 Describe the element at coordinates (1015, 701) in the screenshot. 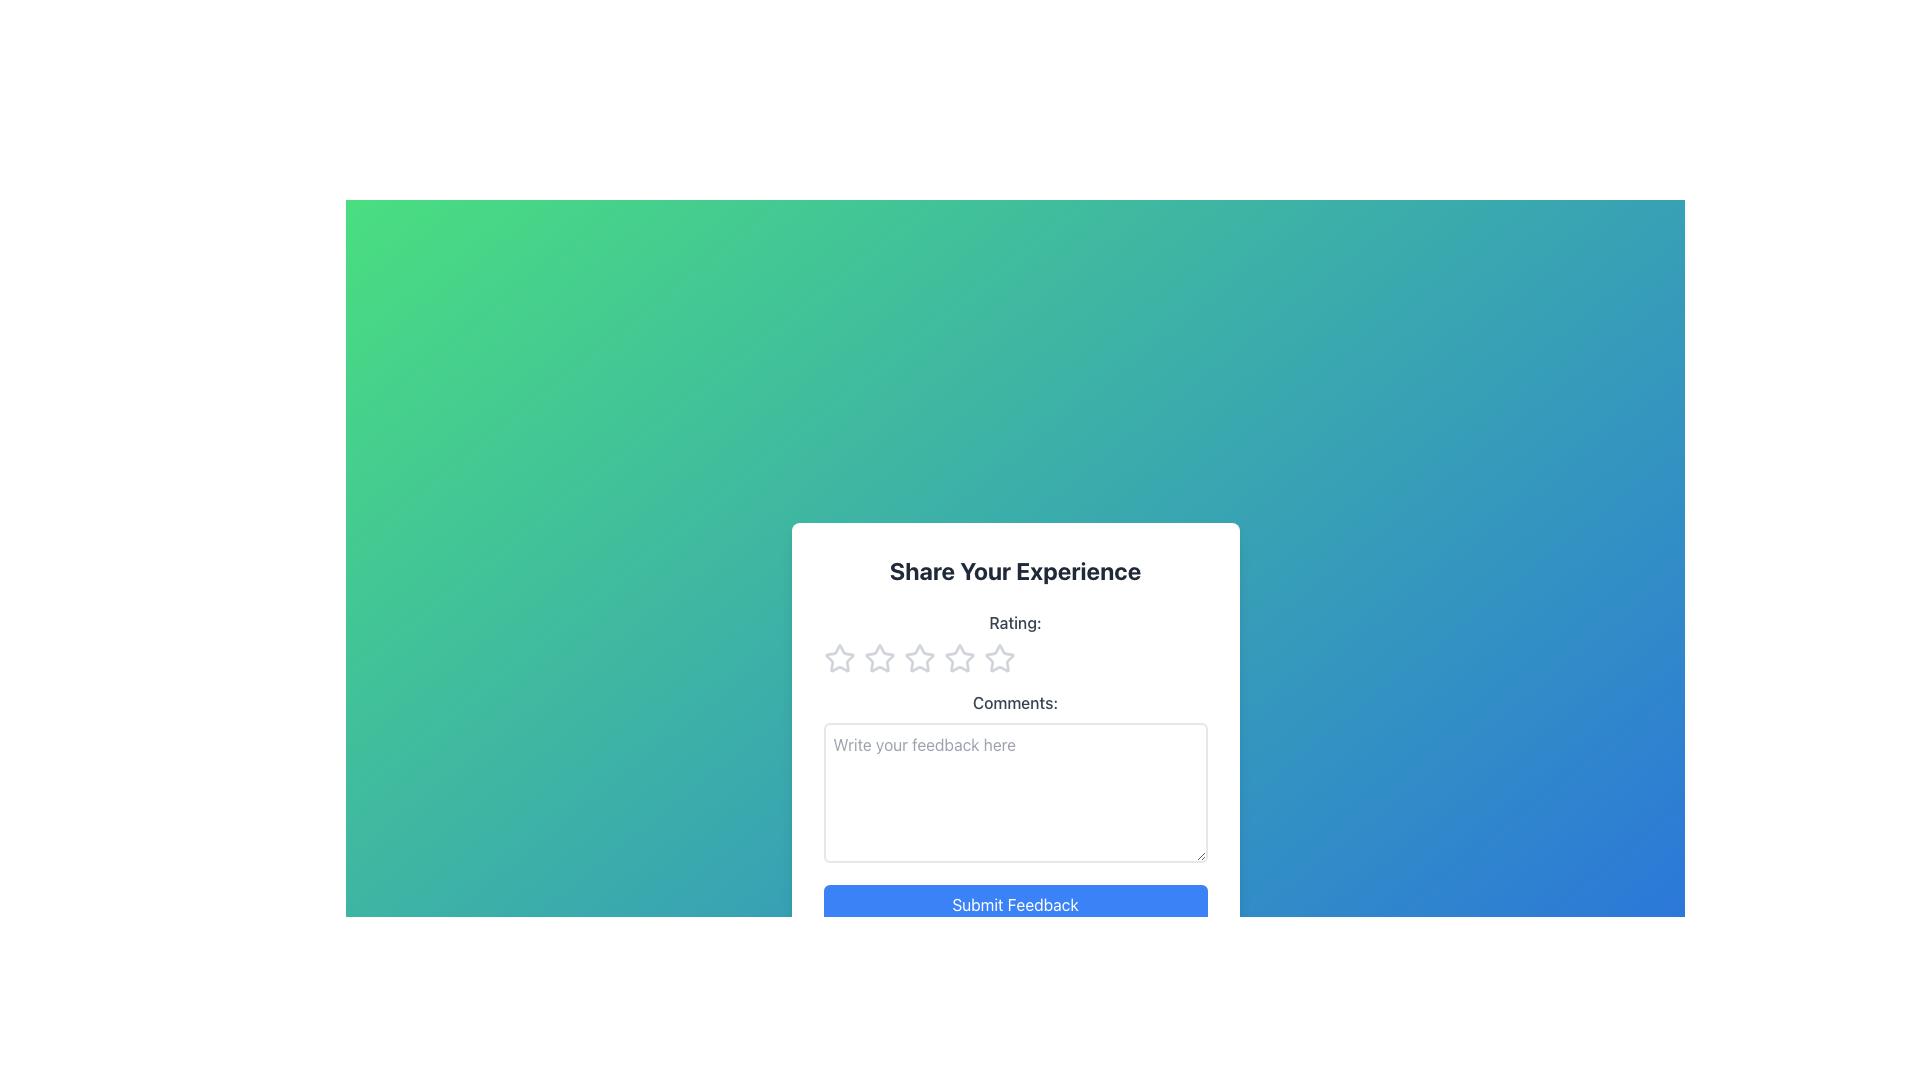

I see `the text label 'Comments:' which is displayed in bold, medium-sized dark gray font, located below the rating stars in the feedback form, serving as a label for the input field beneath it` at that location.